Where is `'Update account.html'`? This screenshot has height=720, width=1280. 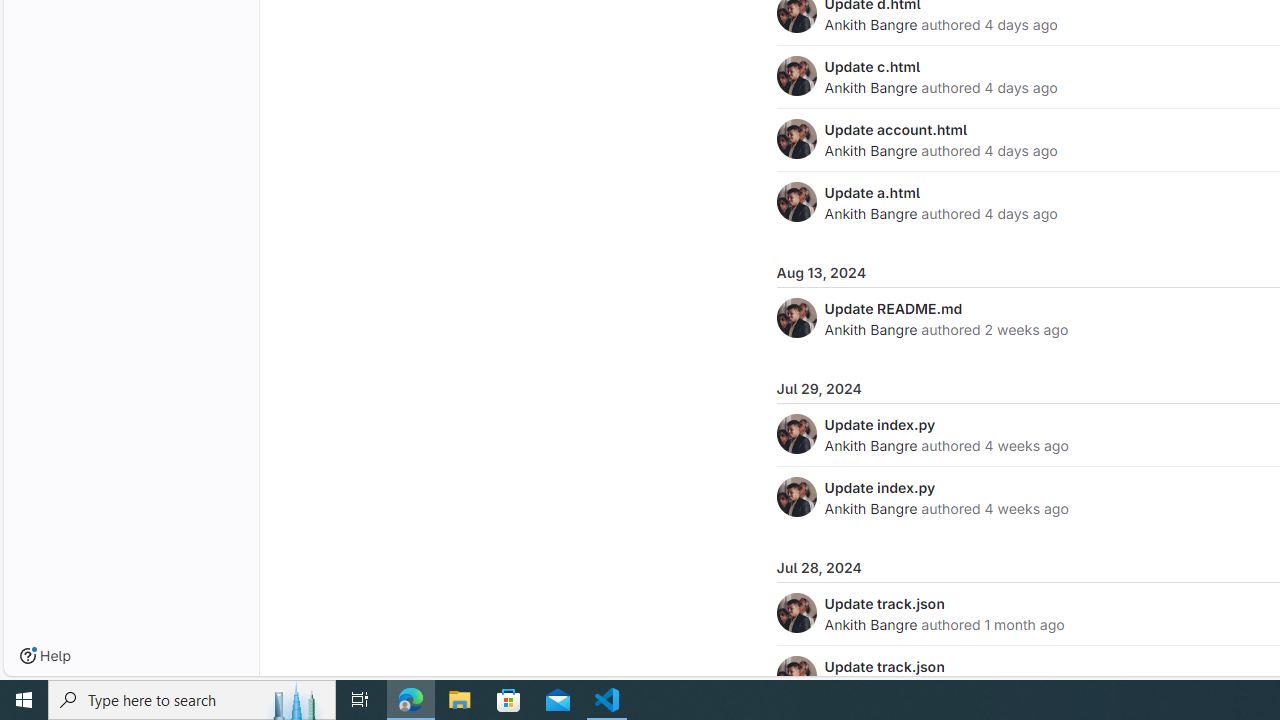
'Update account.html' is located at coordinates (895, 129).